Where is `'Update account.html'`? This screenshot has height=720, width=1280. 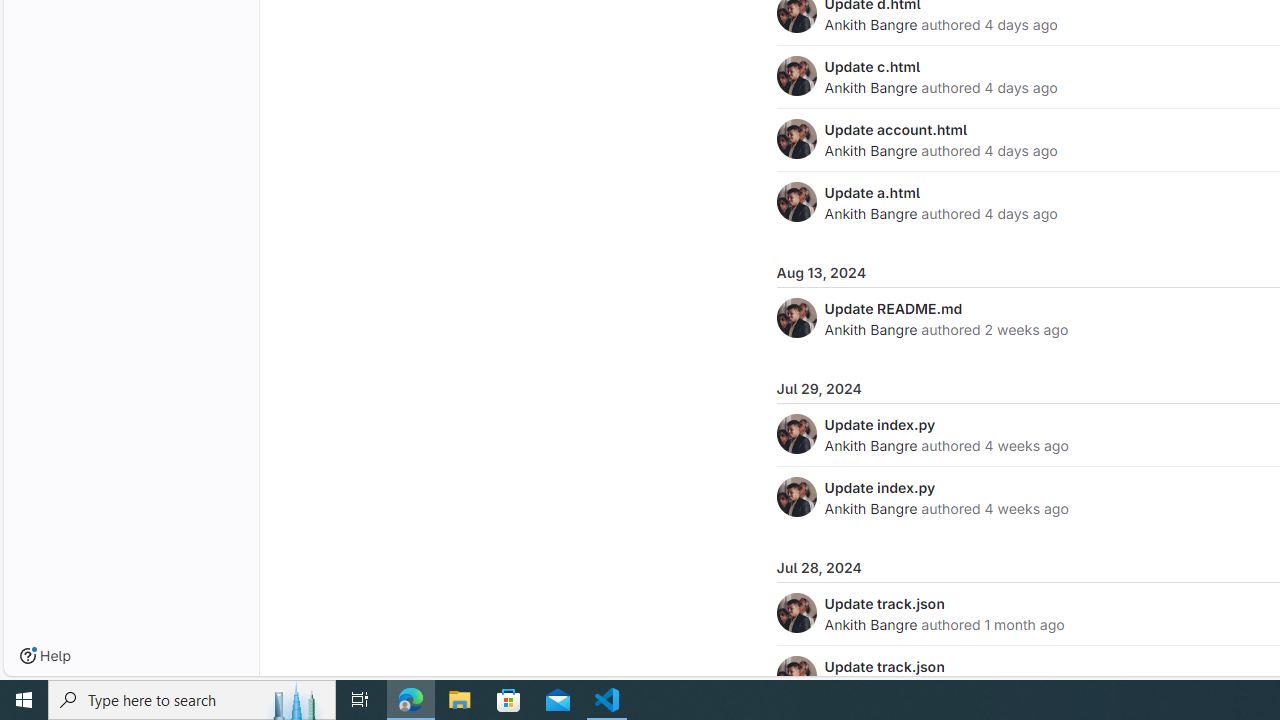
'Update account.html' is located at coordinates (895, 129).